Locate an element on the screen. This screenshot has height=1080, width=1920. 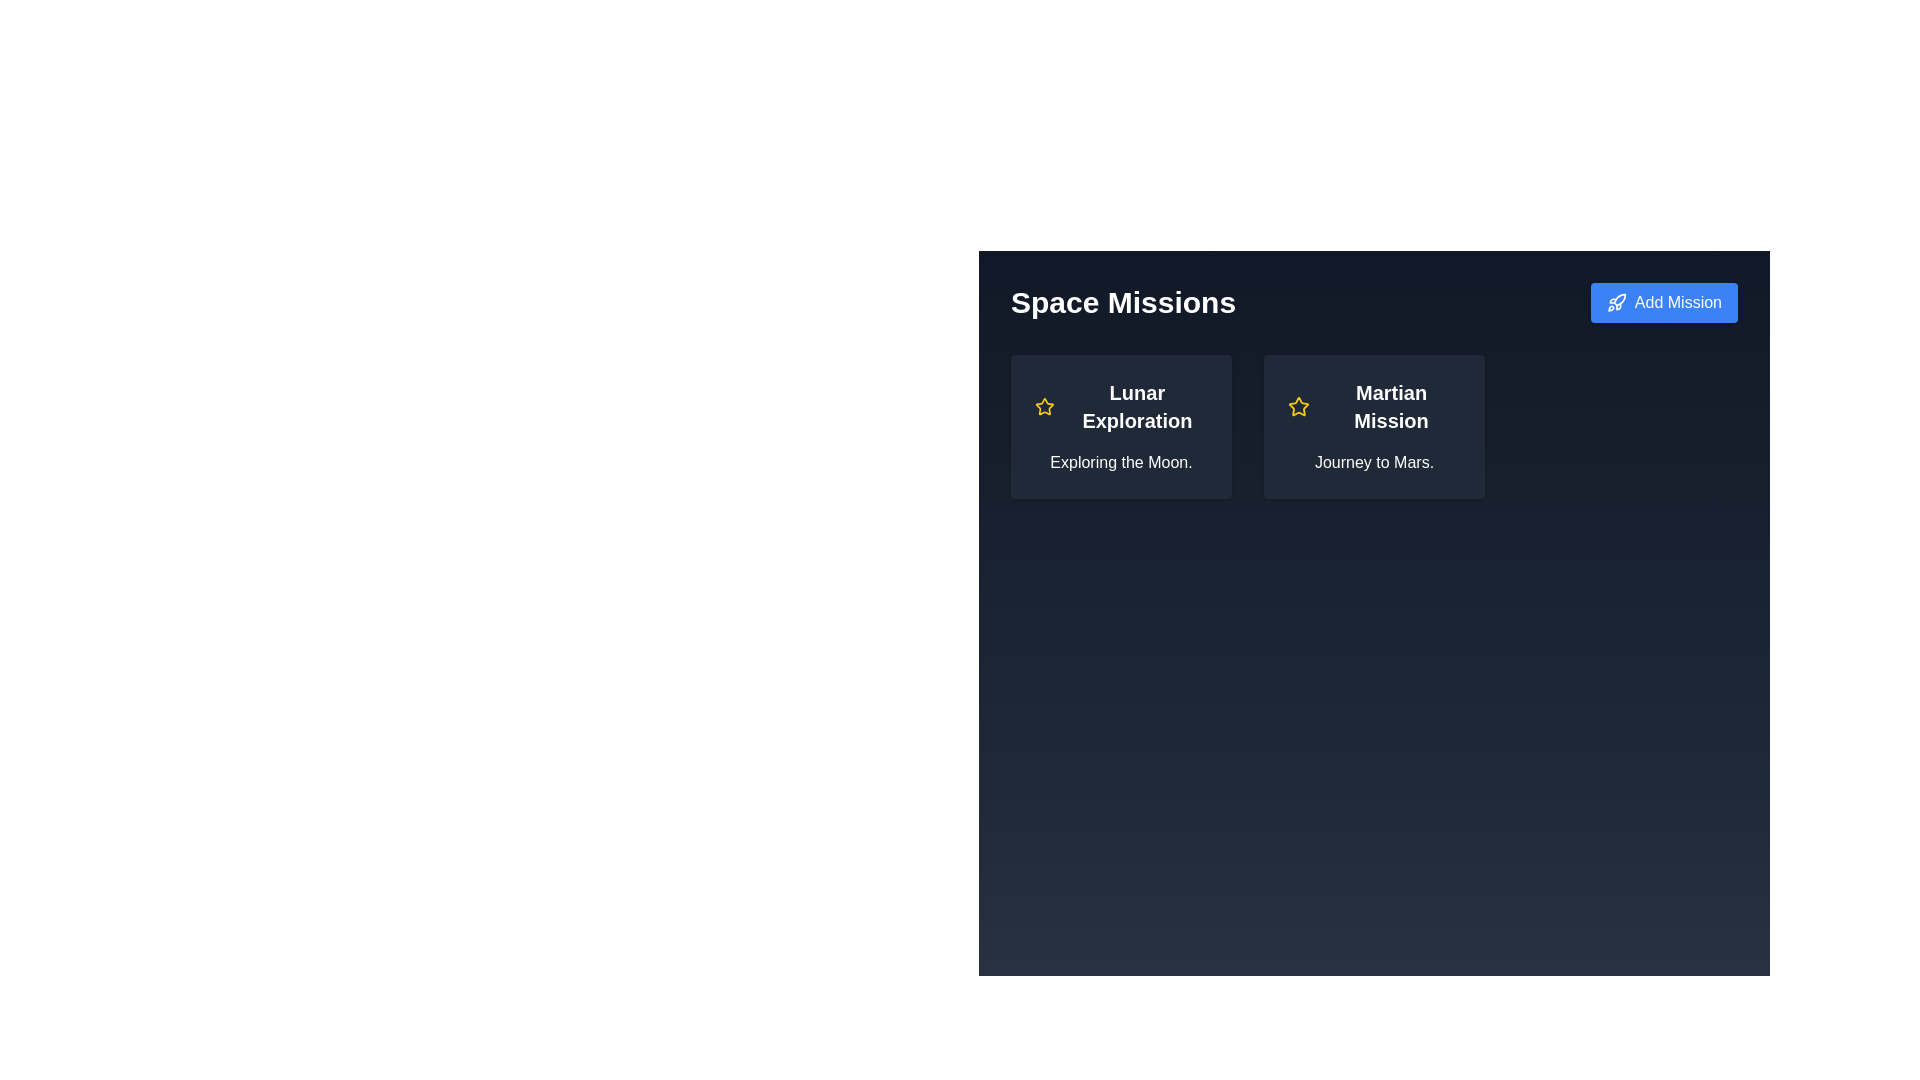
the text element displaying 'Exploring the Moon.' which is located at the bottom of the 'Lunar Exploration' card is located at coordinates (1121, 462).